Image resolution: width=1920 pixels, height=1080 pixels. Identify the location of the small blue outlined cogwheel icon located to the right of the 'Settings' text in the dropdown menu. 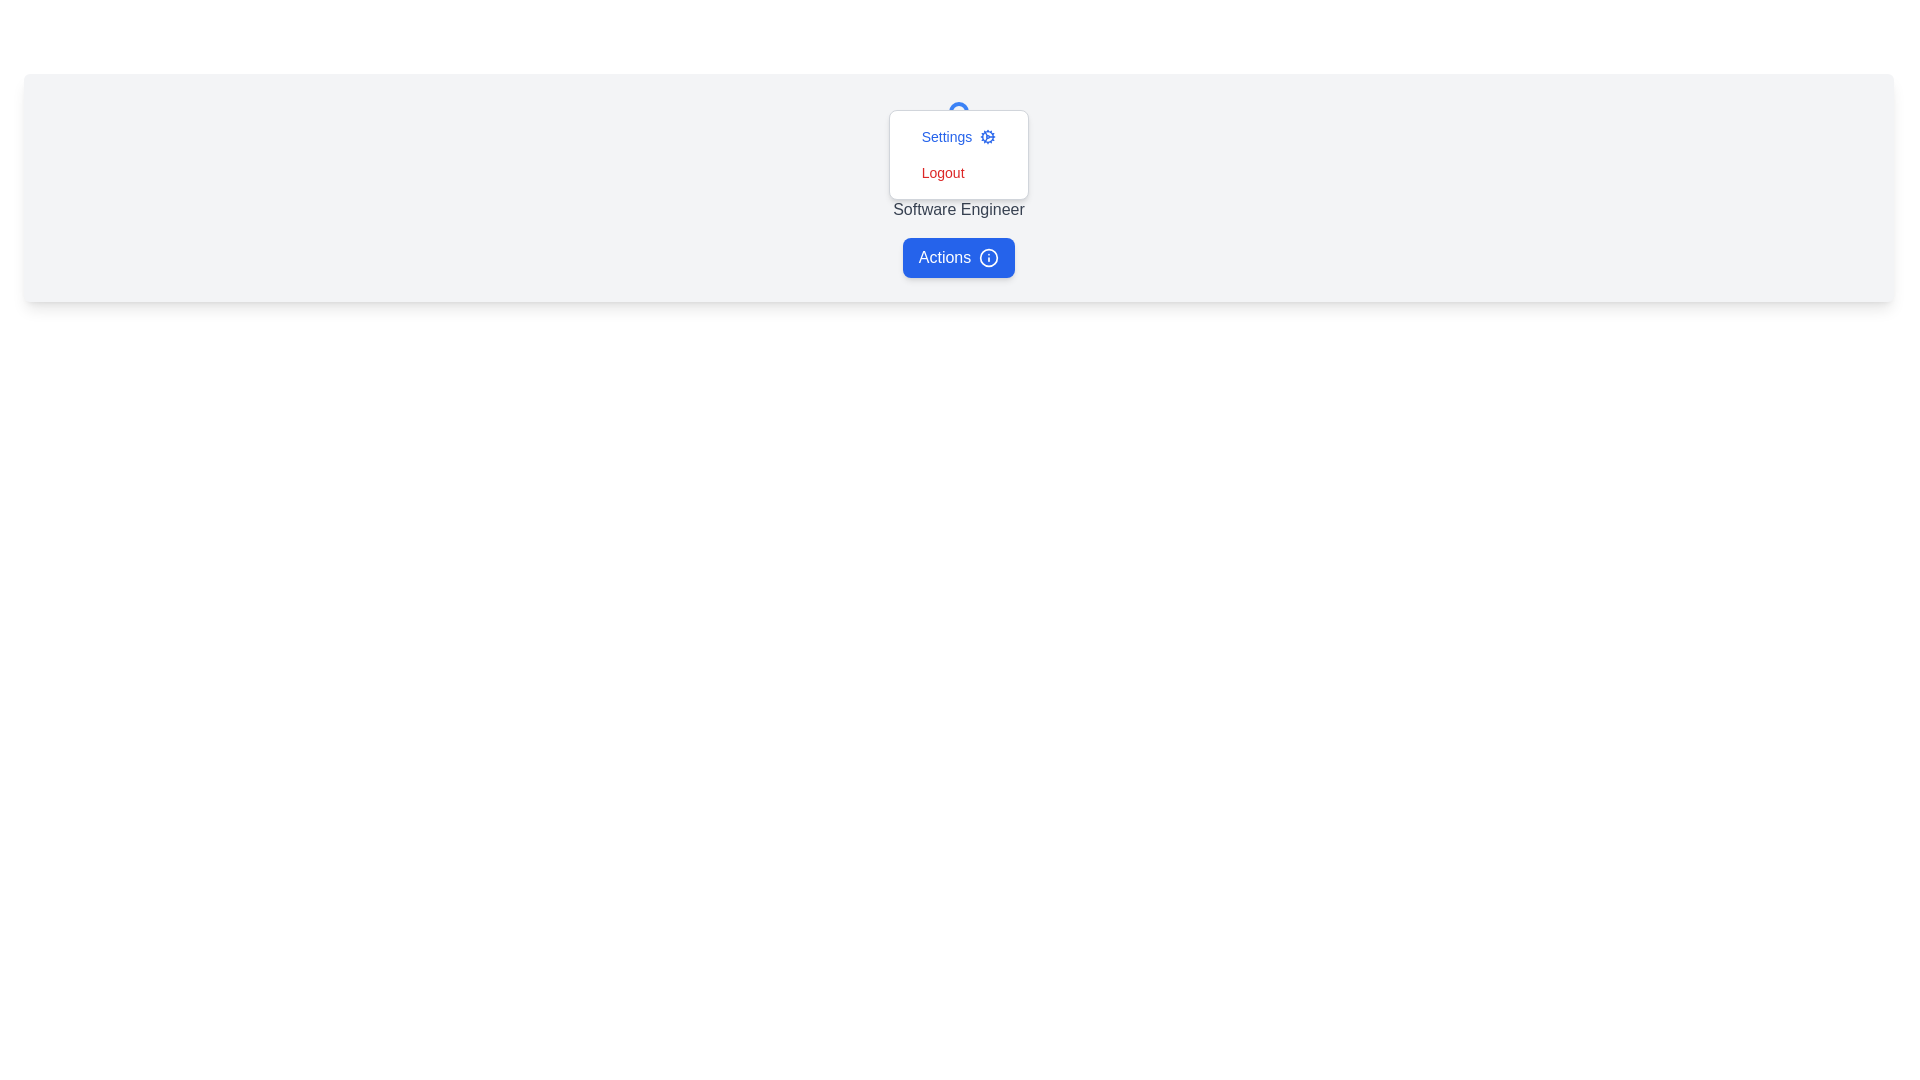
(988, 136).